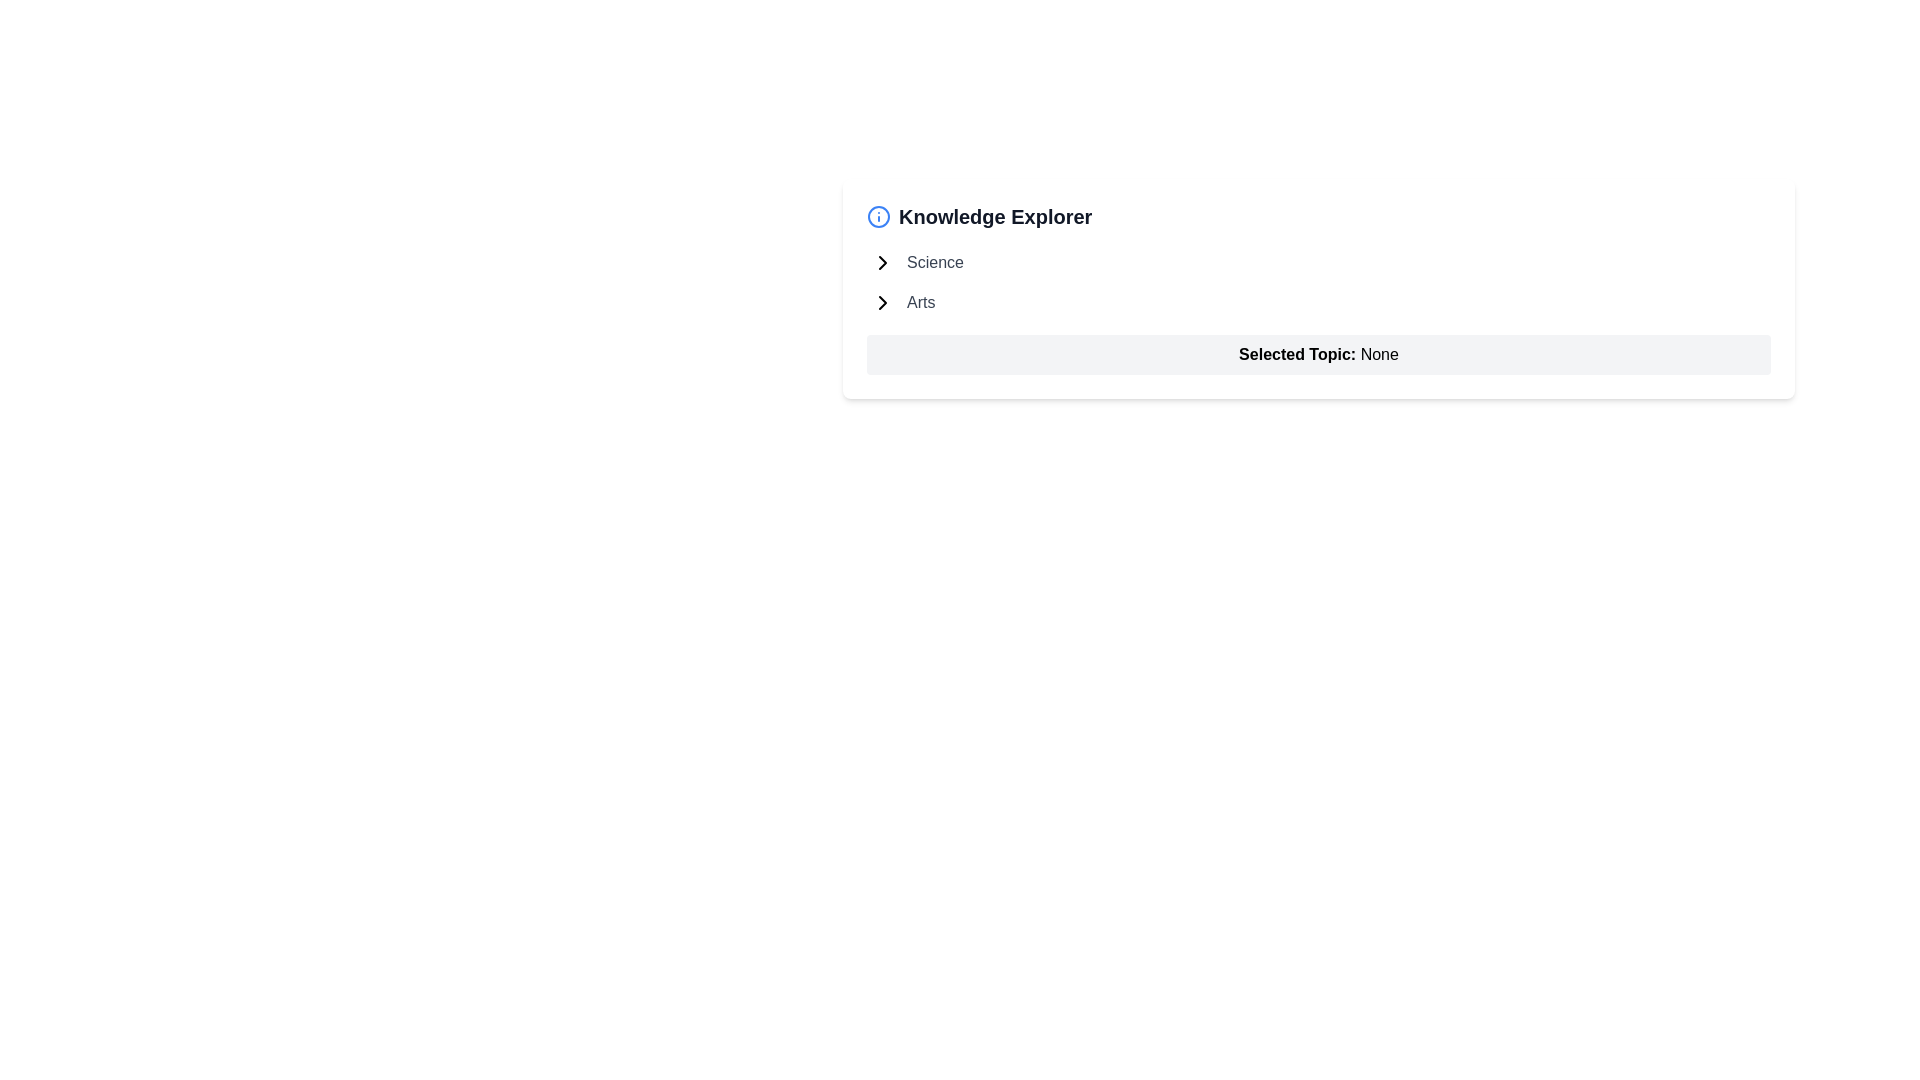 The width and height of the screenshot is (1920, 1080). What do you see at coordinates (882, 261) in the screenshot?
I see `the toggle button located to the left of the 'Science' text label` at bounding box center [882, 261].